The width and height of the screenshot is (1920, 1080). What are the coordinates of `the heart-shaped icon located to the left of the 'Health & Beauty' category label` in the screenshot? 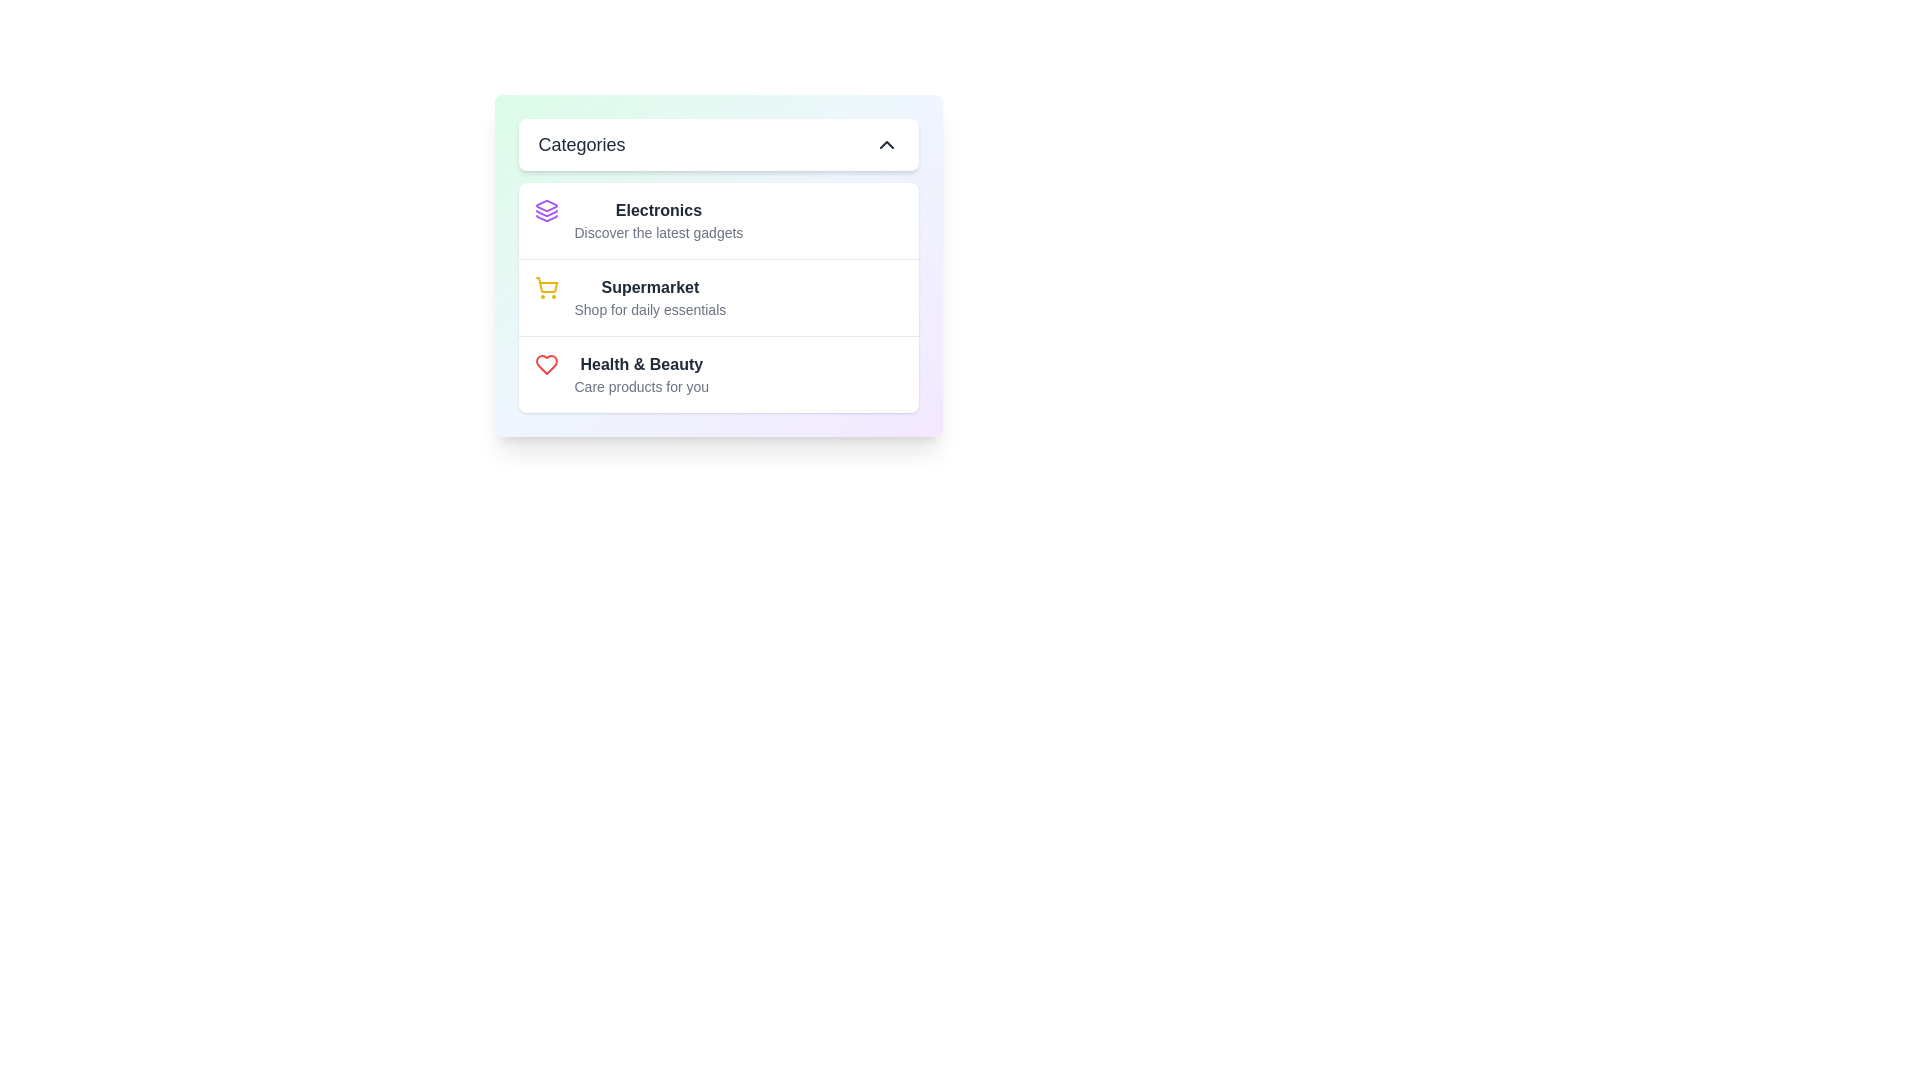 It's located at (546, 365).